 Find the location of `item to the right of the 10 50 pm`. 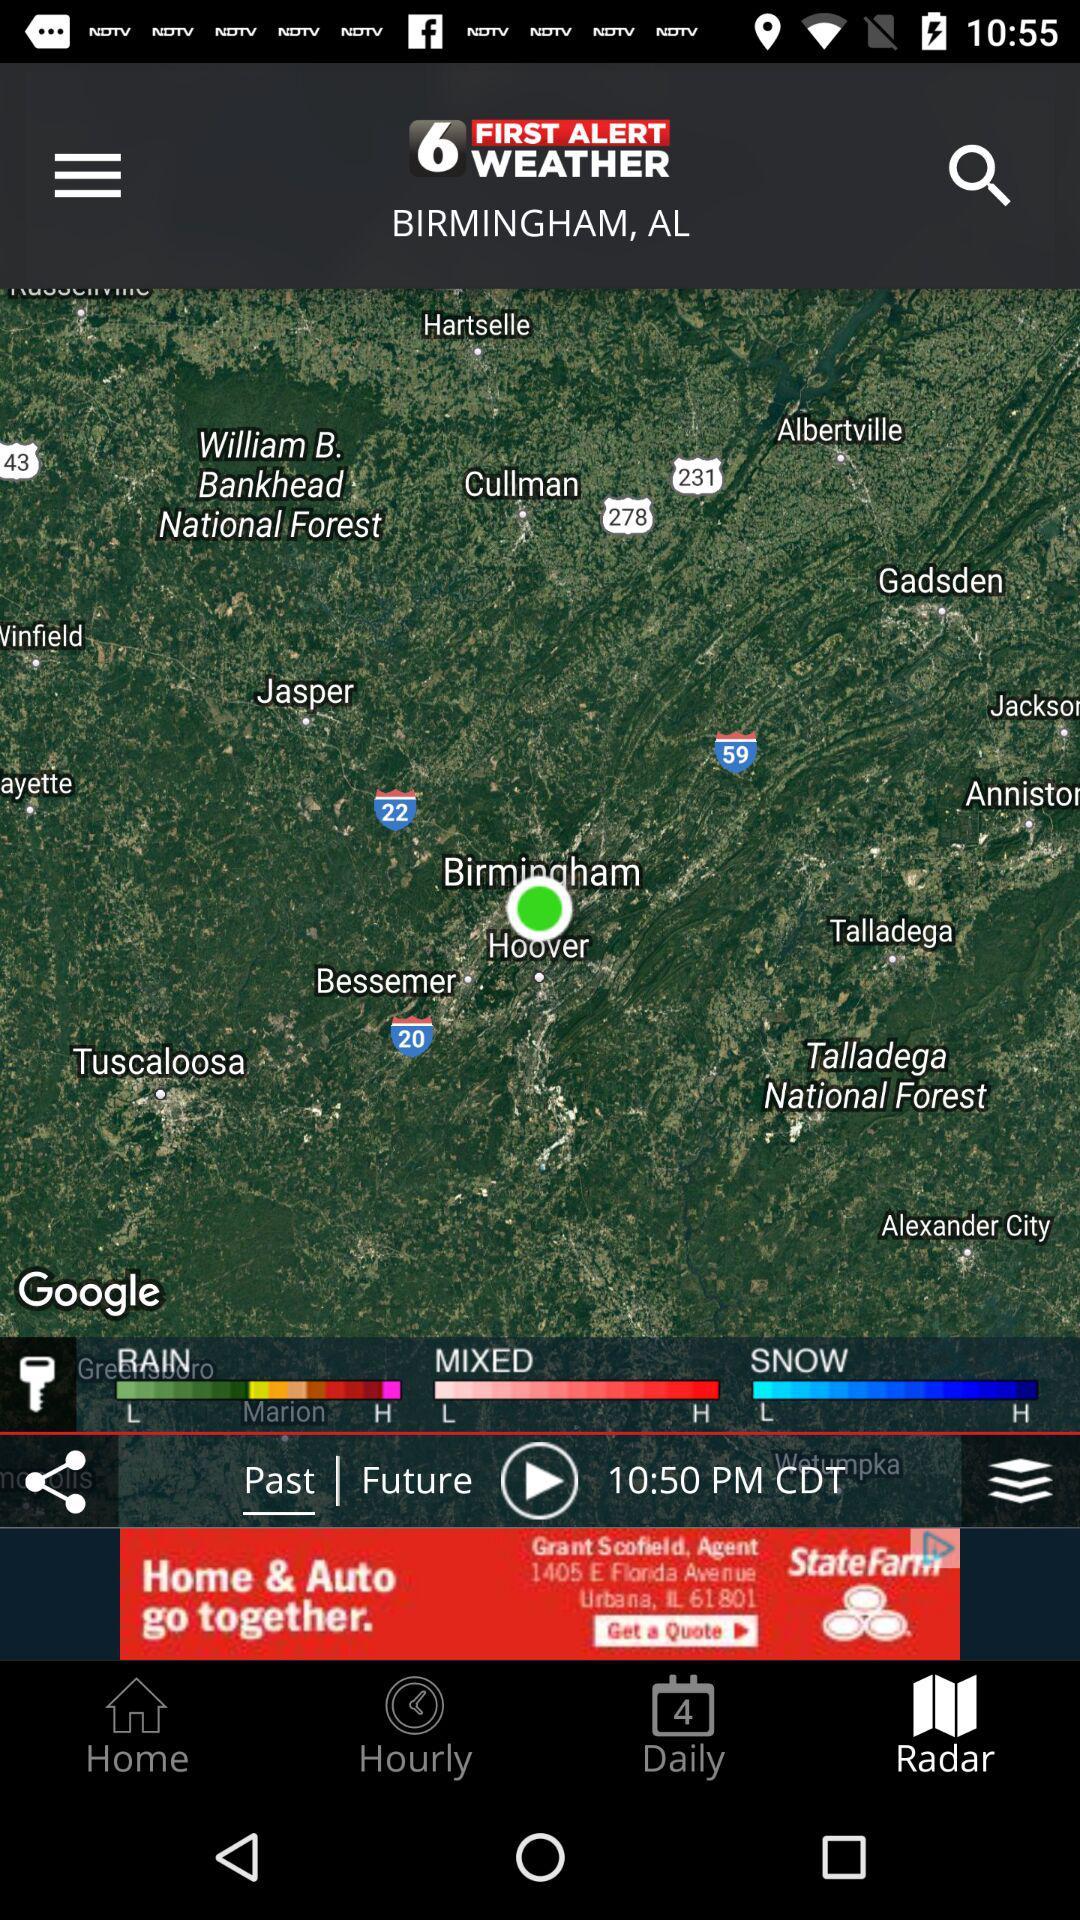

item to the right of the 10 50 pm is located at coordinates (1020, 1480).